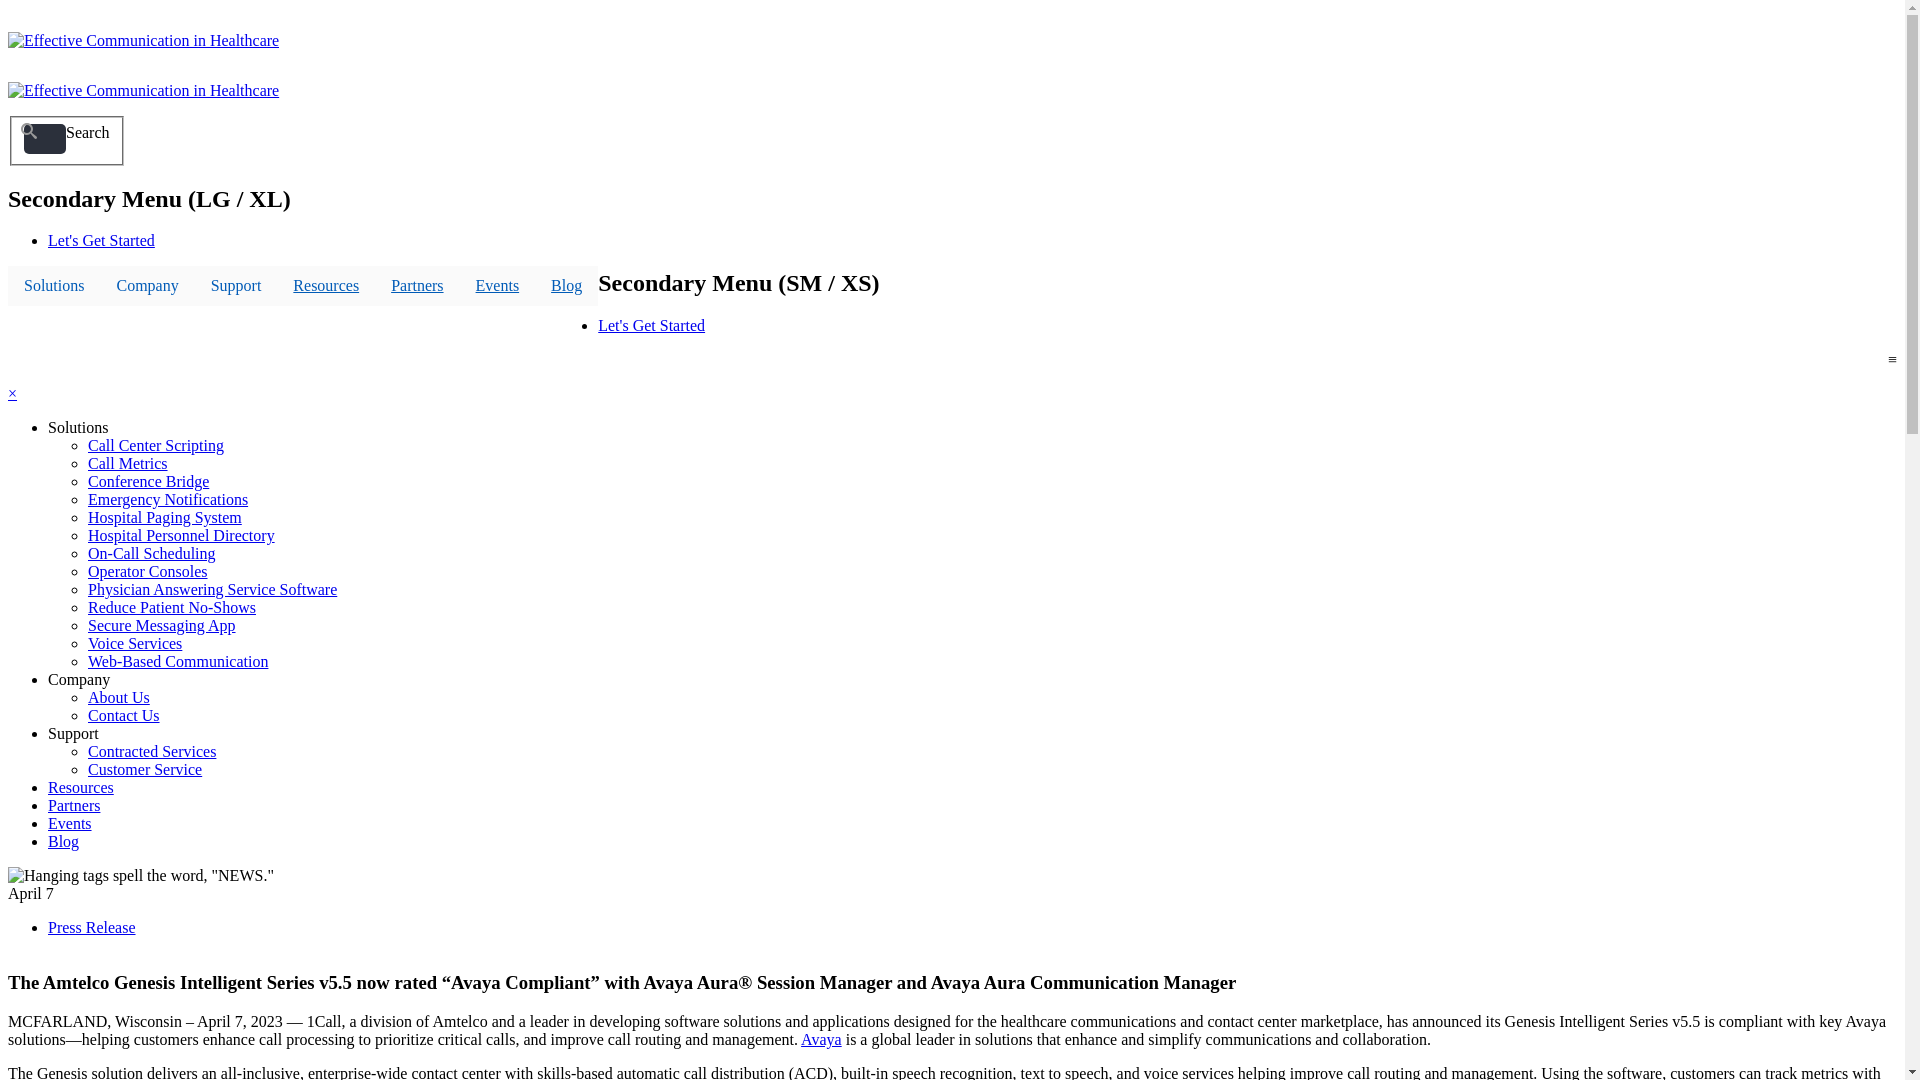 This screenshot has width=1920, height=1080. Describe the element at coordinates (70, 823) in the screenshot. I see `'Events'` at that location.